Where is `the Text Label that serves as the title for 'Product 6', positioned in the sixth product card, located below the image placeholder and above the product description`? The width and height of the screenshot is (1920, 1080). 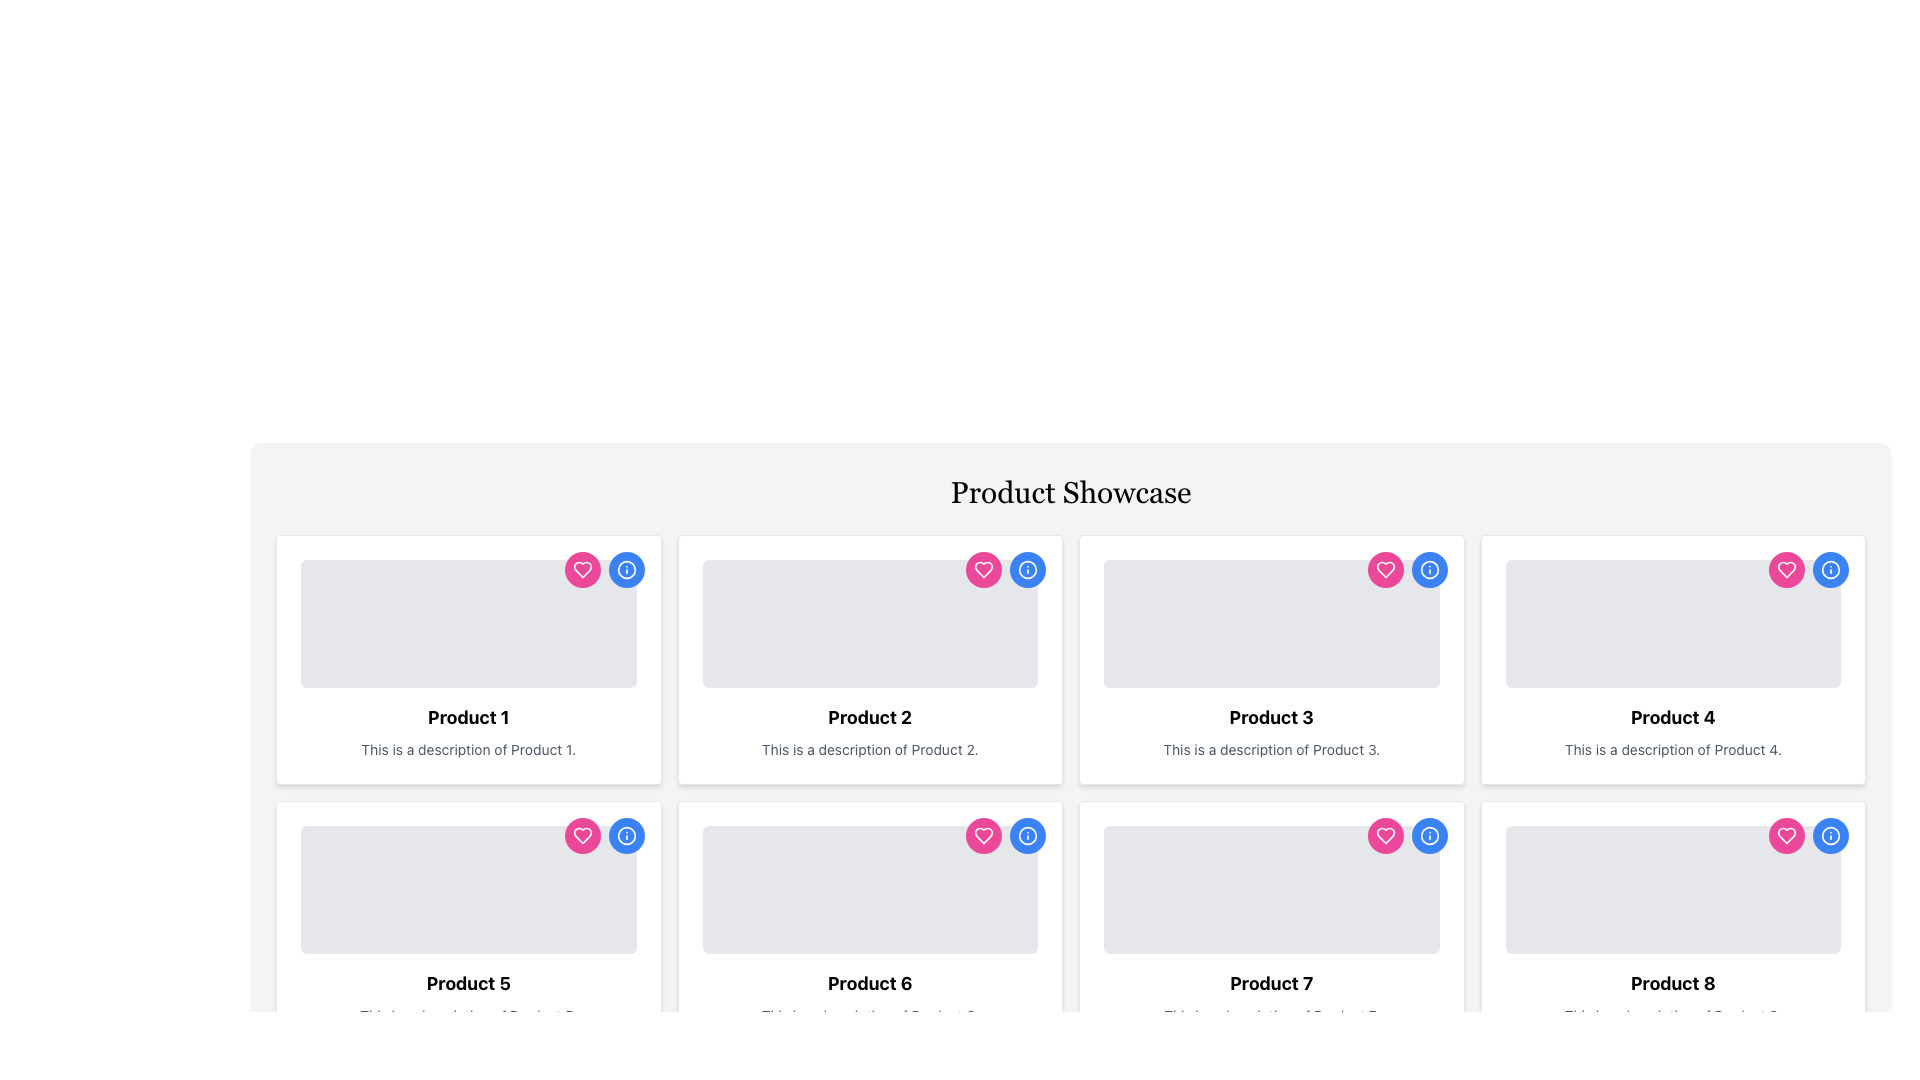 the Text Label that serves as the title for 'Product 6', positioned in the sixth product card, located below the image placeholder and above the product description is located at coordinates (870, 982).